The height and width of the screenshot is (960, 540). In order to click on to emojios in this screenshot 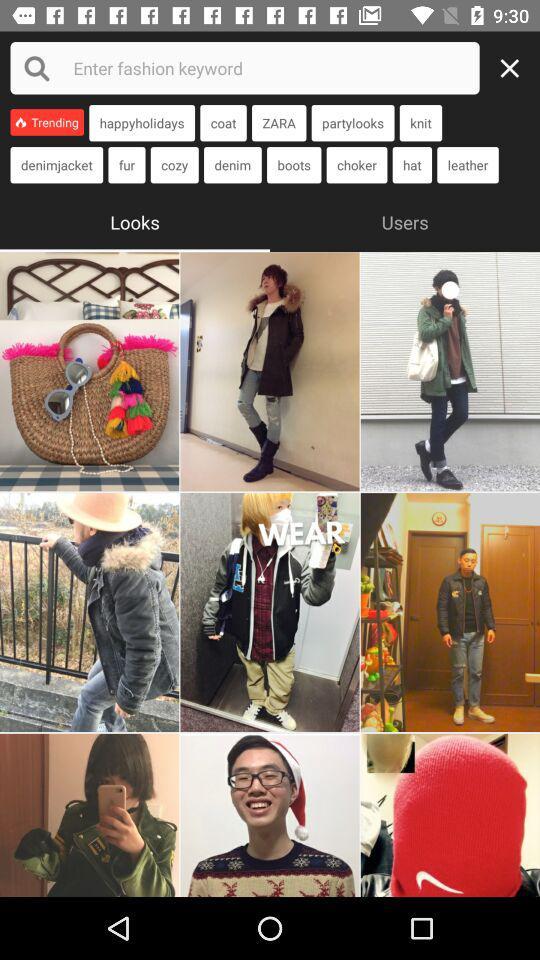, I will do `click(270, 611)`.